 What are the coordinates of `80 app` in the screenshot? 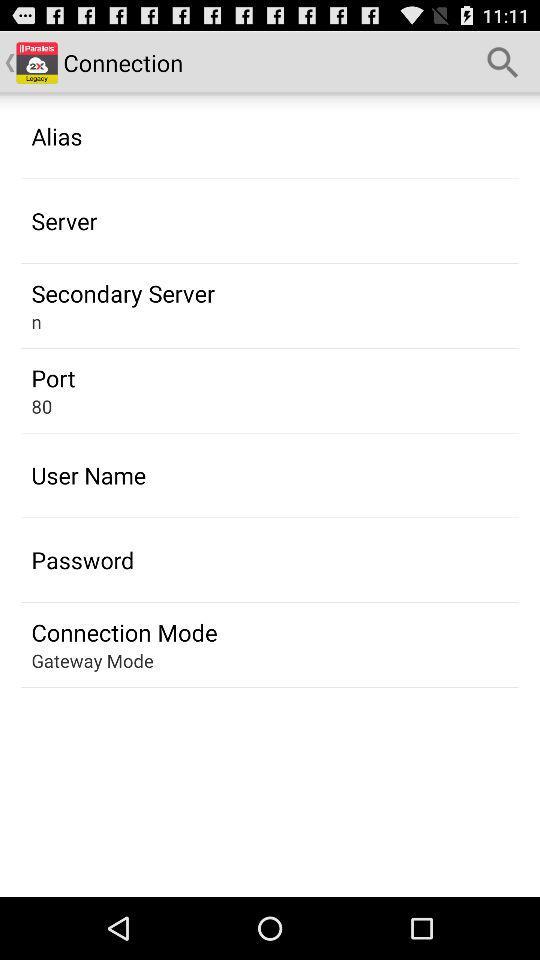 It's located at (42, 405).